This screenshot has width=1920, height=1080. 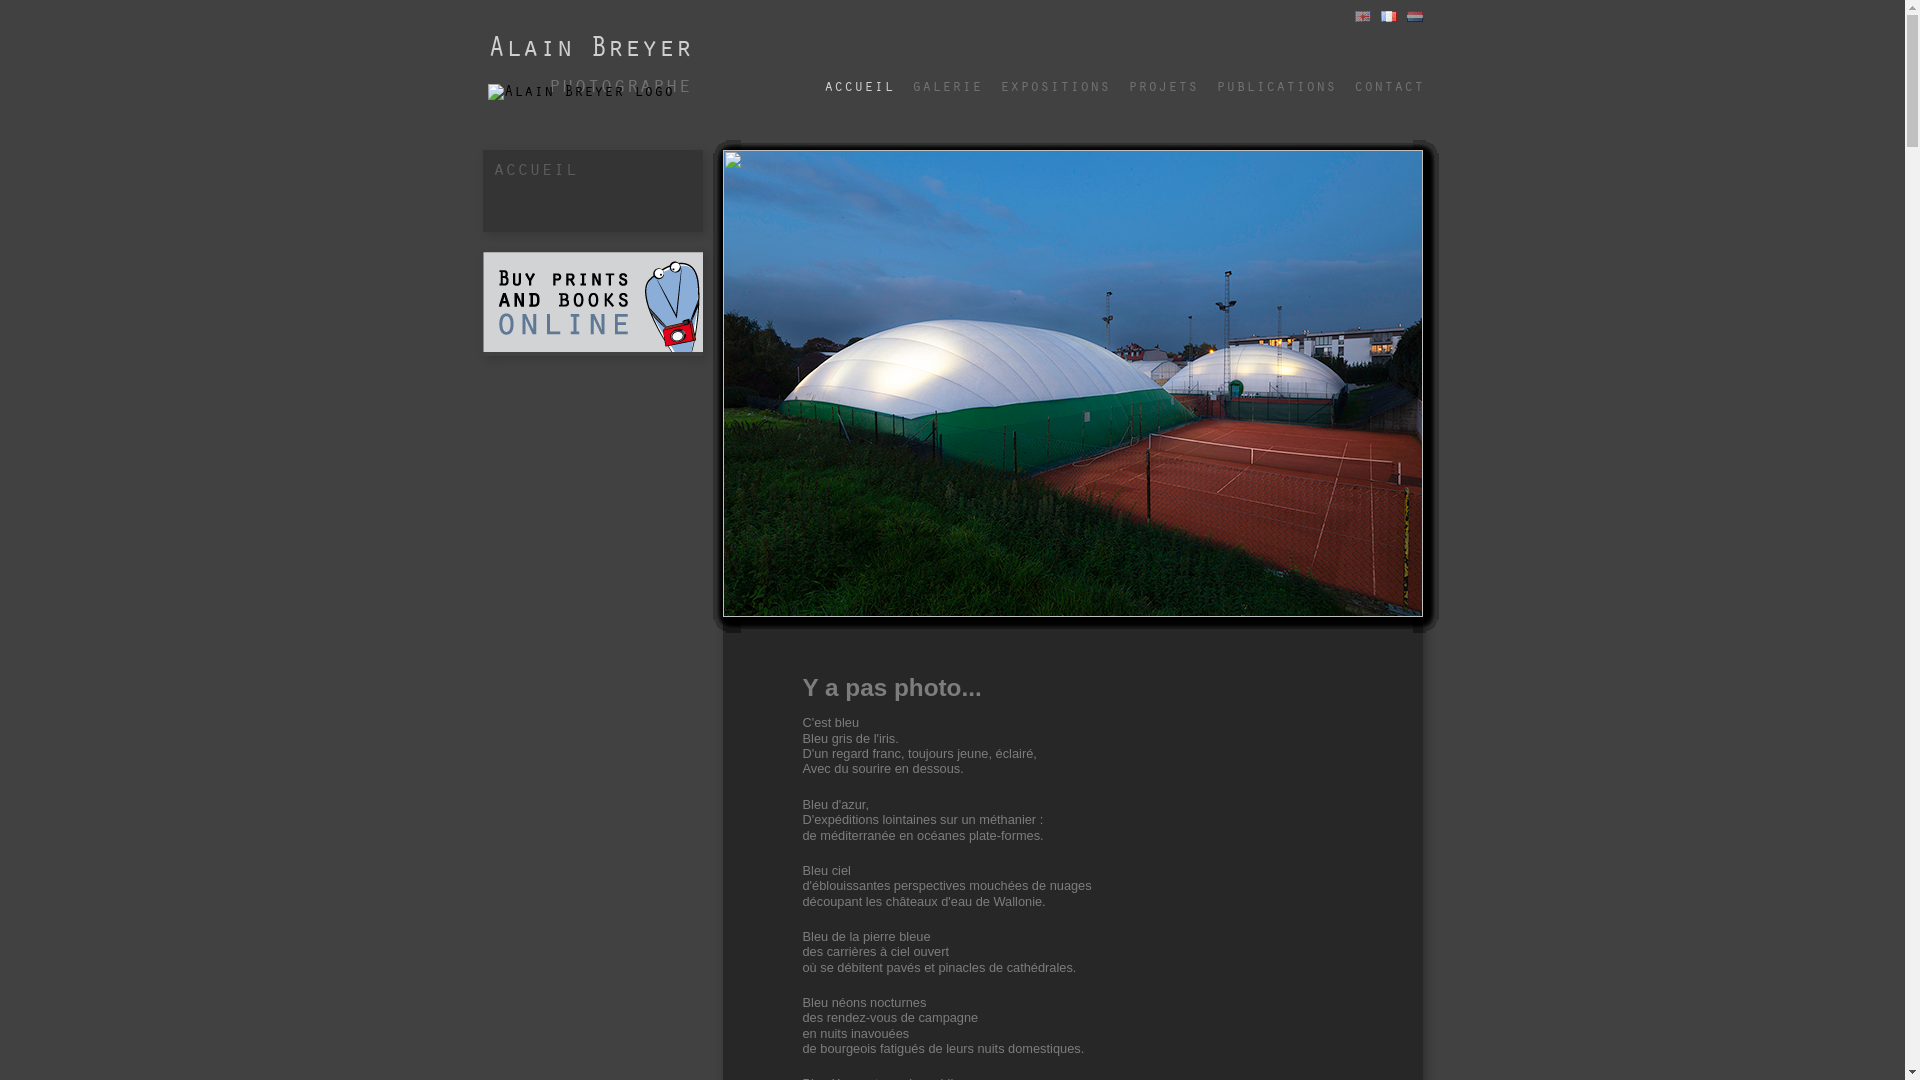 I want to click on 'expositions', so click(x=1054, y=76).